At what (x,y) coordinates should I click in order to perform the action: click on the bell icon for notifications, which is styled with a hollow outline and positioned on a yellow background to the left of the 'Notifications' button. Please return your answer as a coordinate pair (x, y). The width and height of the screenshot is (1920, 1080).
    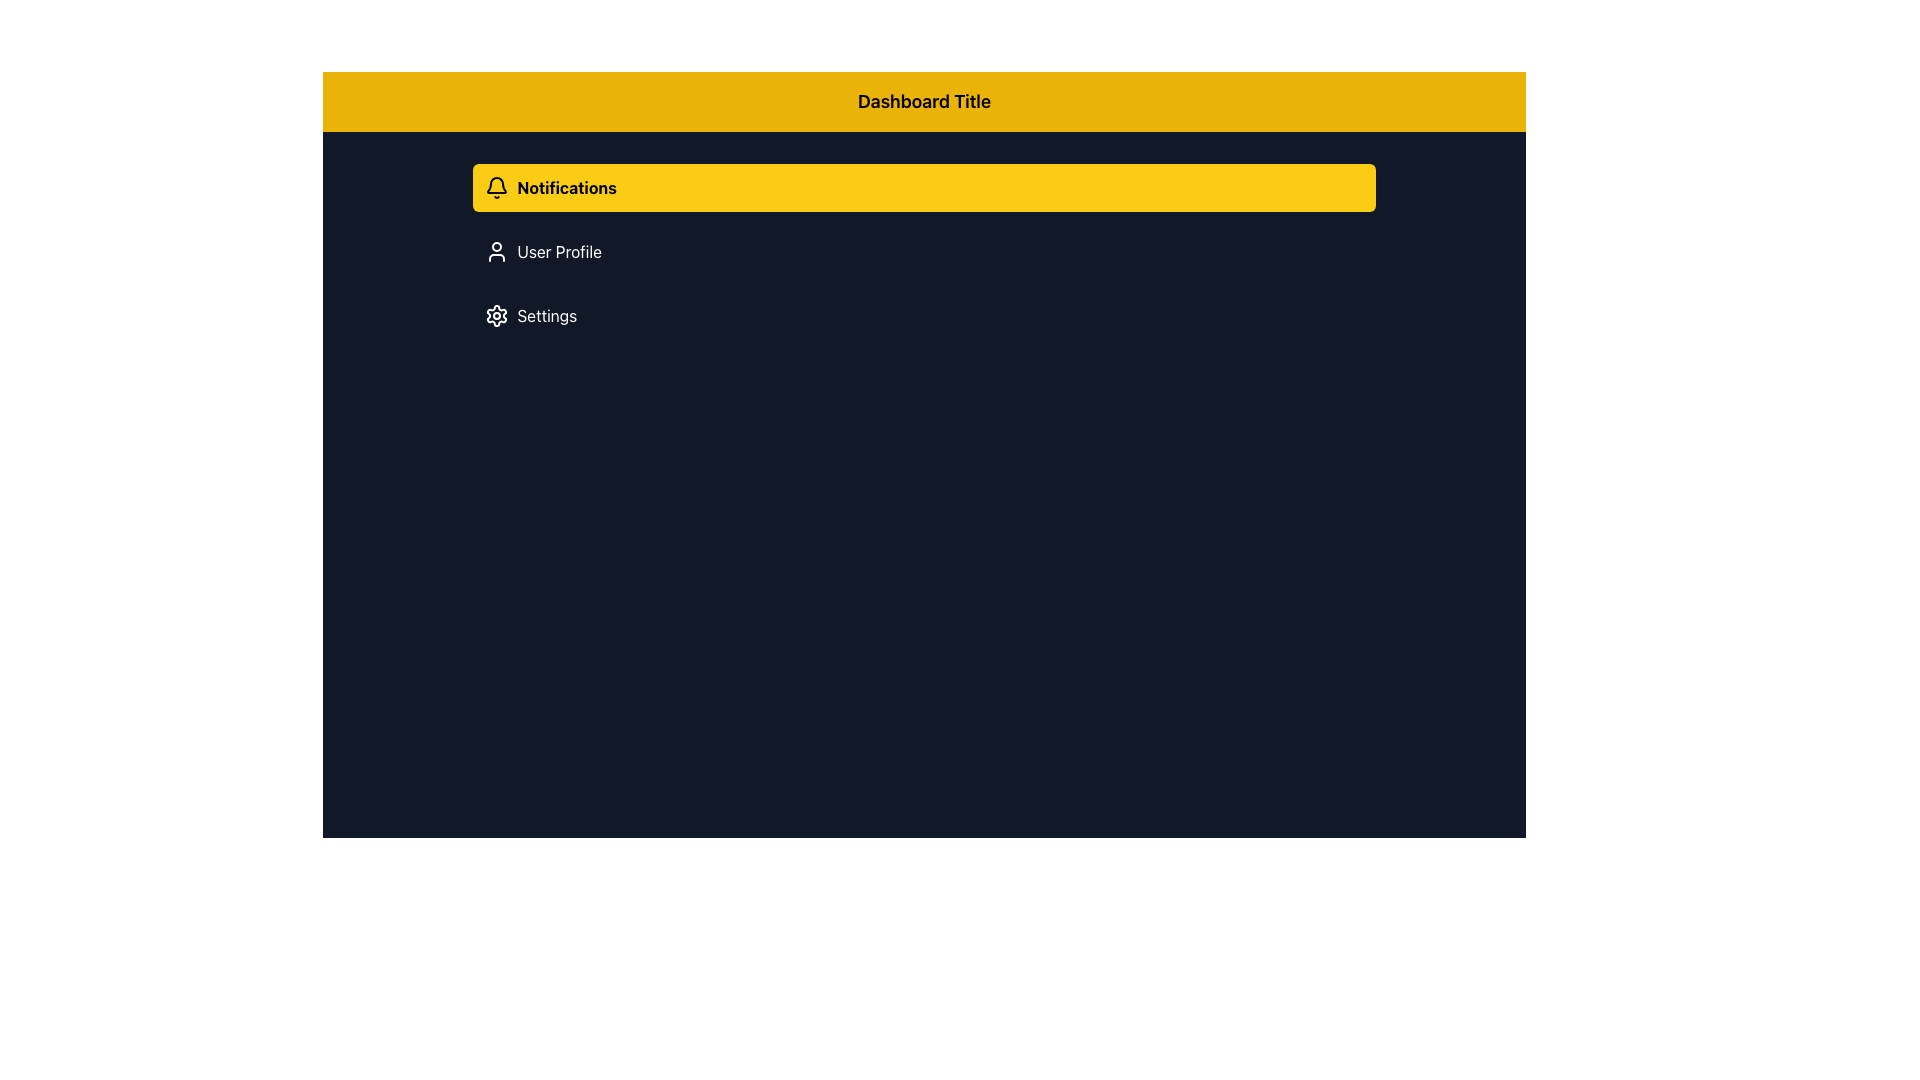
    Looking at the image, I should click on (497, 188).